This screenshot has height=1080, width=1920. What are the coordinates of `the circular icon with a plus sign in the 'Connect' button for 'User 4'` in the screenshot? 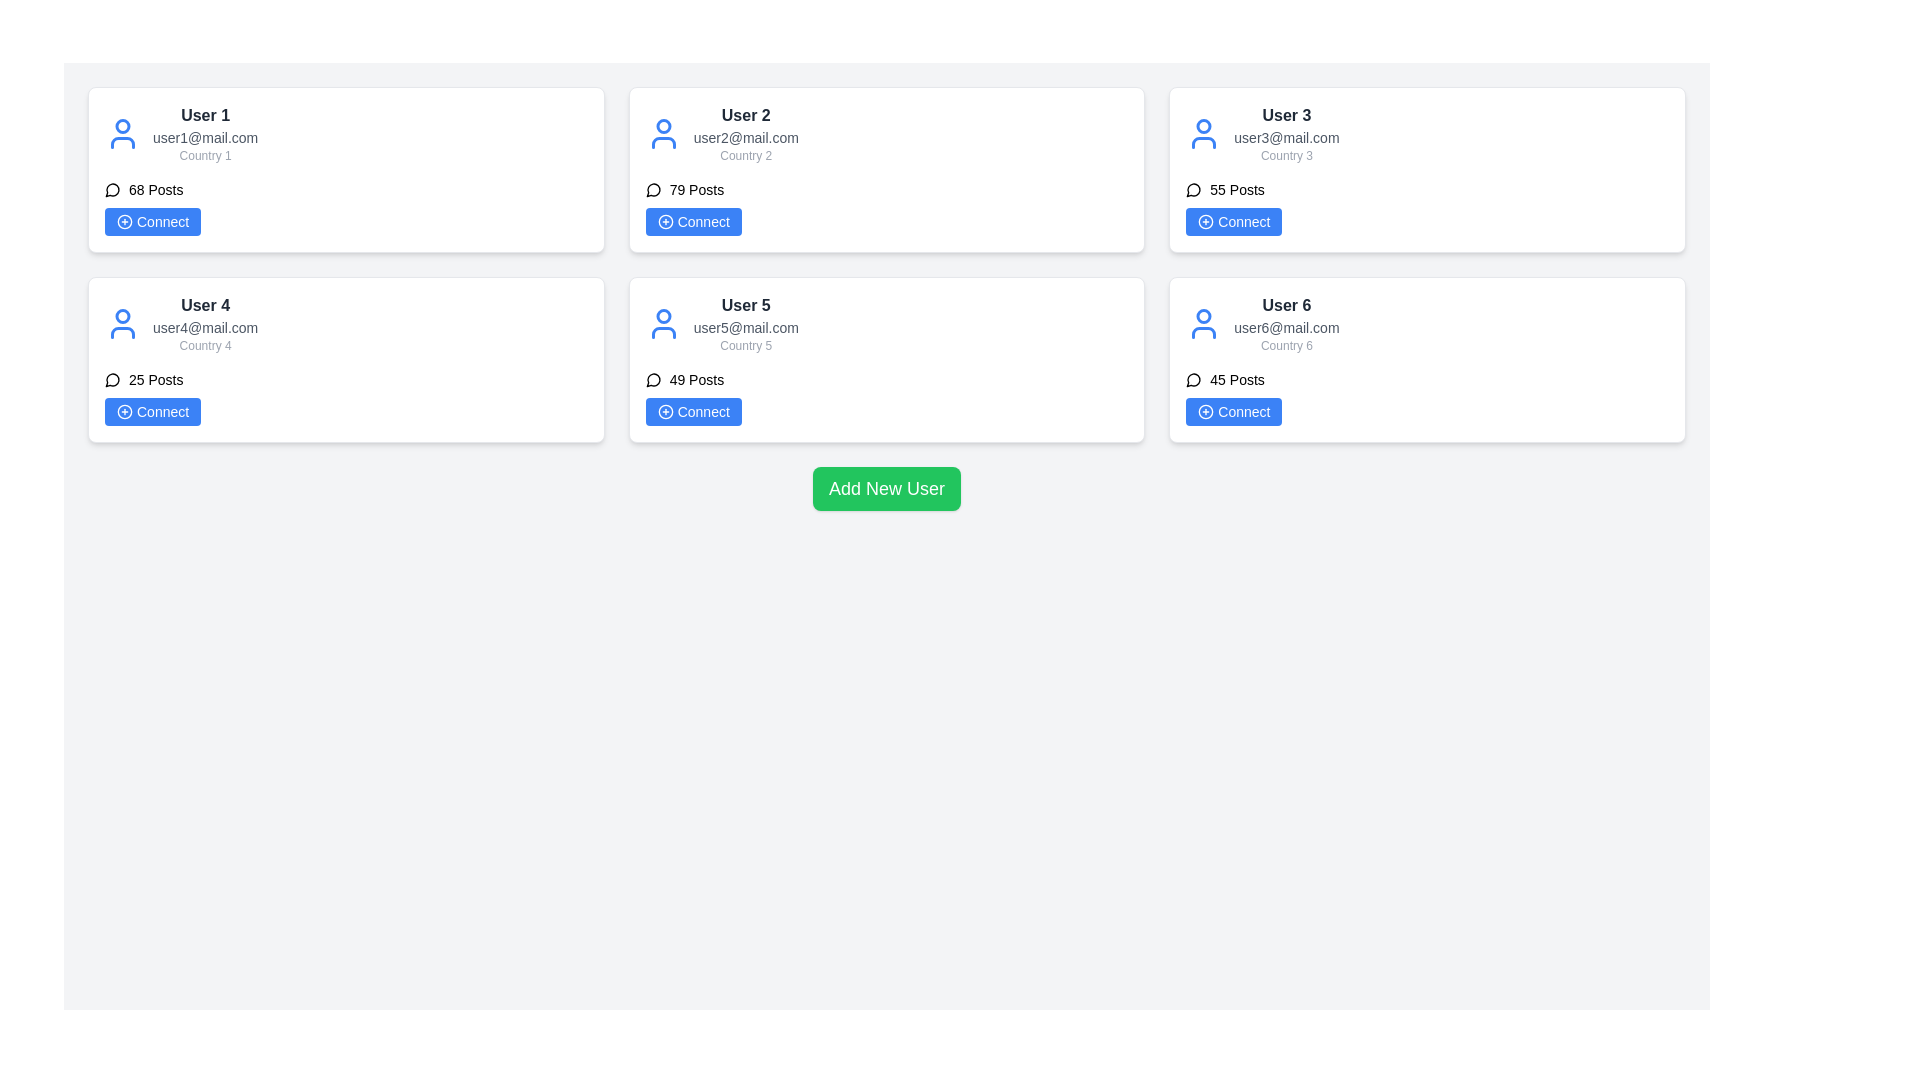 It's located at (123, 411).